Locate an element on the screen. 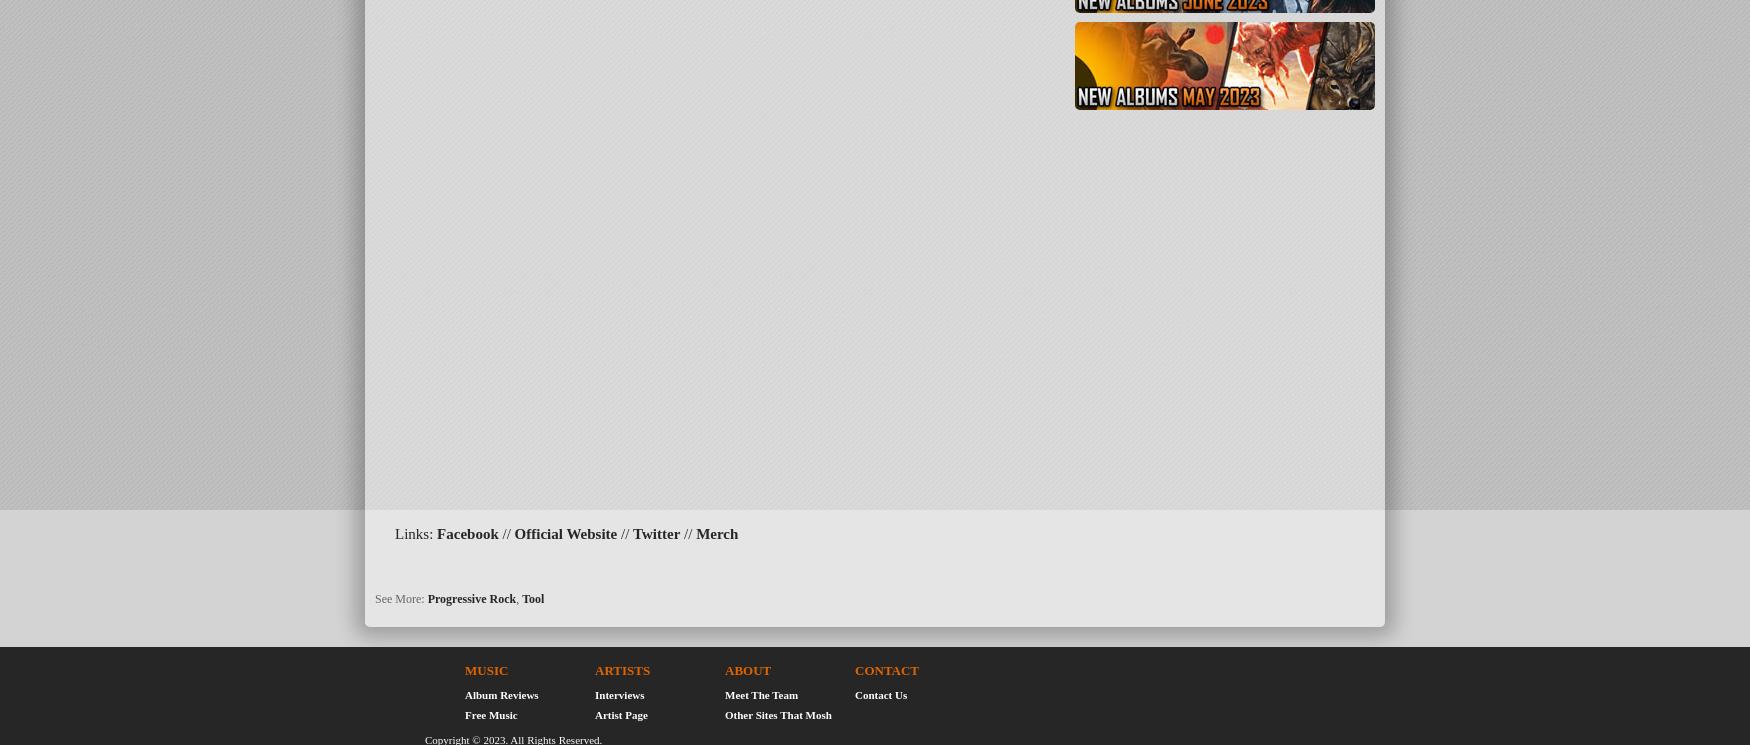 The height and width of the screenshot is (745, 1750). 'Progressive Rock' is located at coordinates (471, 597).